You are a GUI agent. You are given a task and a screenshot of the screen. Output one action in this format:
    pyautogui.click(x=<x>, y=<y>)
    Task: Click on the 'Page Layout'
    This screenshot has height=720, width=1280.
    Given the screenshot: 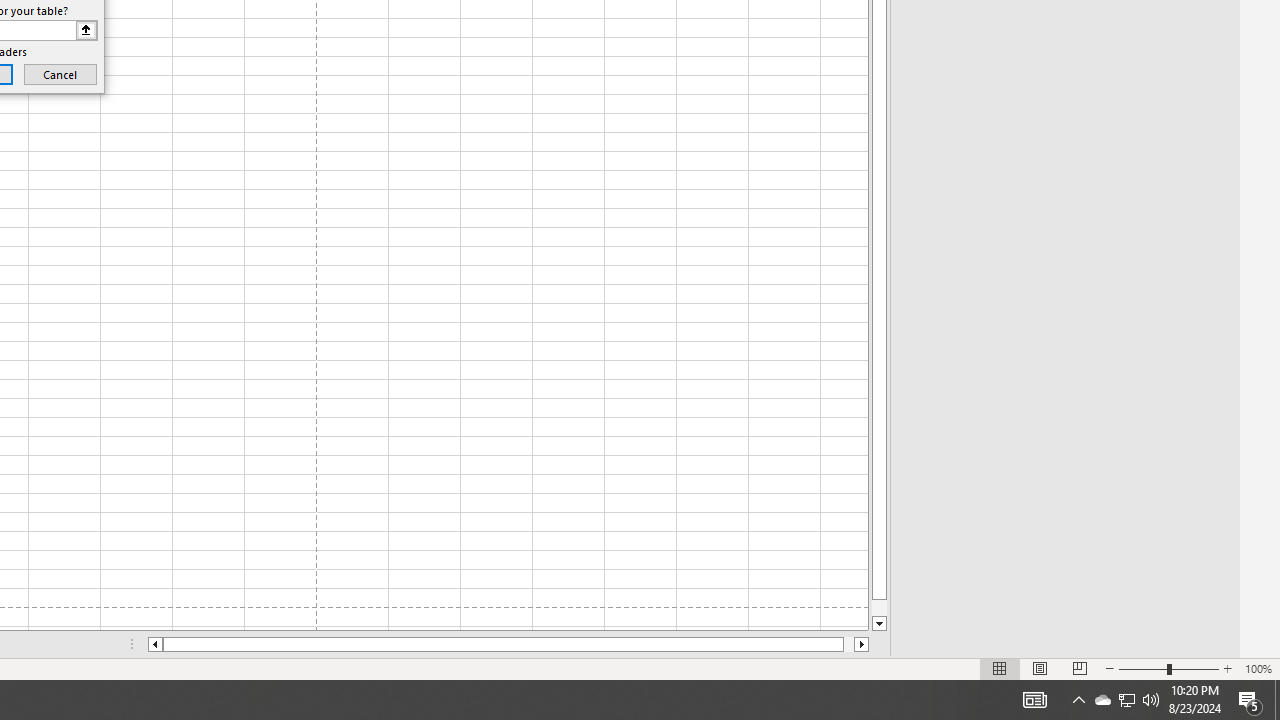 What is the action you would take?
    pyautogui.click(x=1040, y=669)
    